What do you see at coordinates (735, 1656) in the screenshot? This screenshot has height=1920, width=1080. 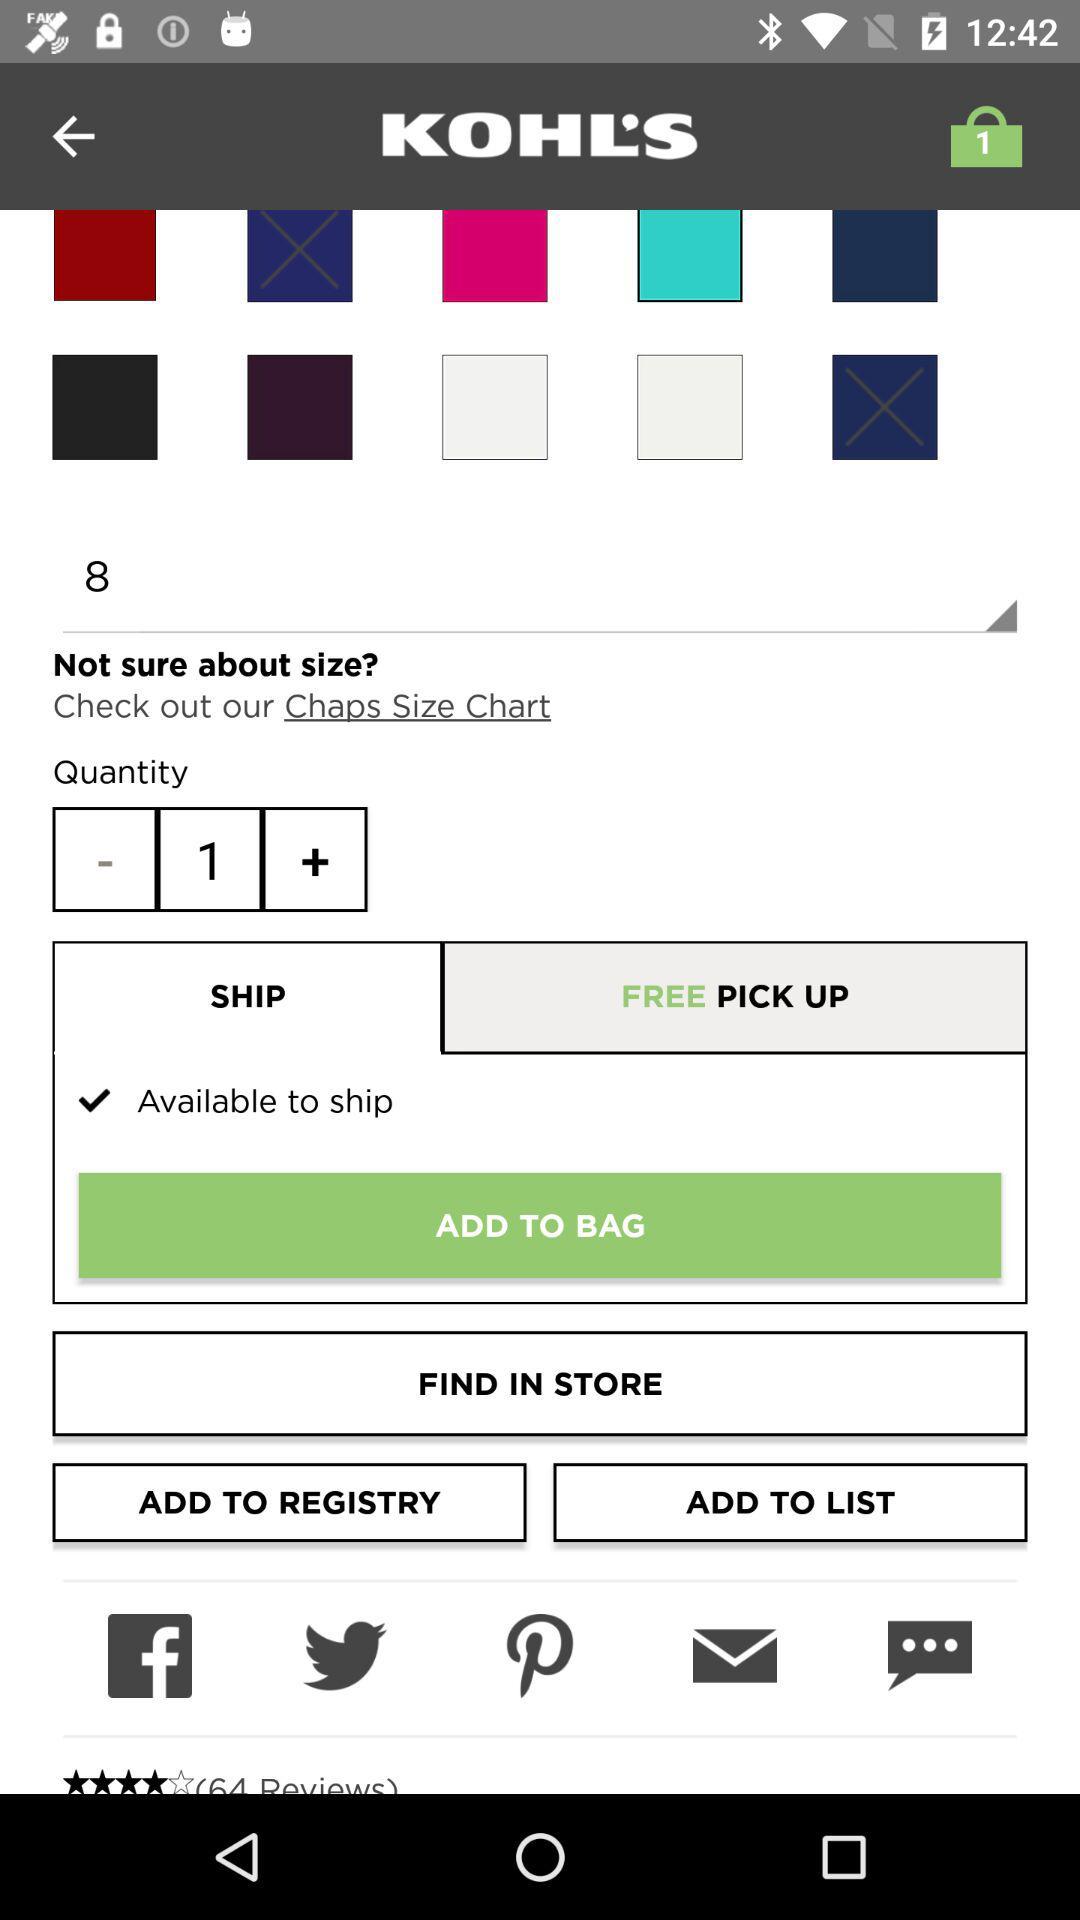 I see `share the item via email` at bounding box center [735, 1656].